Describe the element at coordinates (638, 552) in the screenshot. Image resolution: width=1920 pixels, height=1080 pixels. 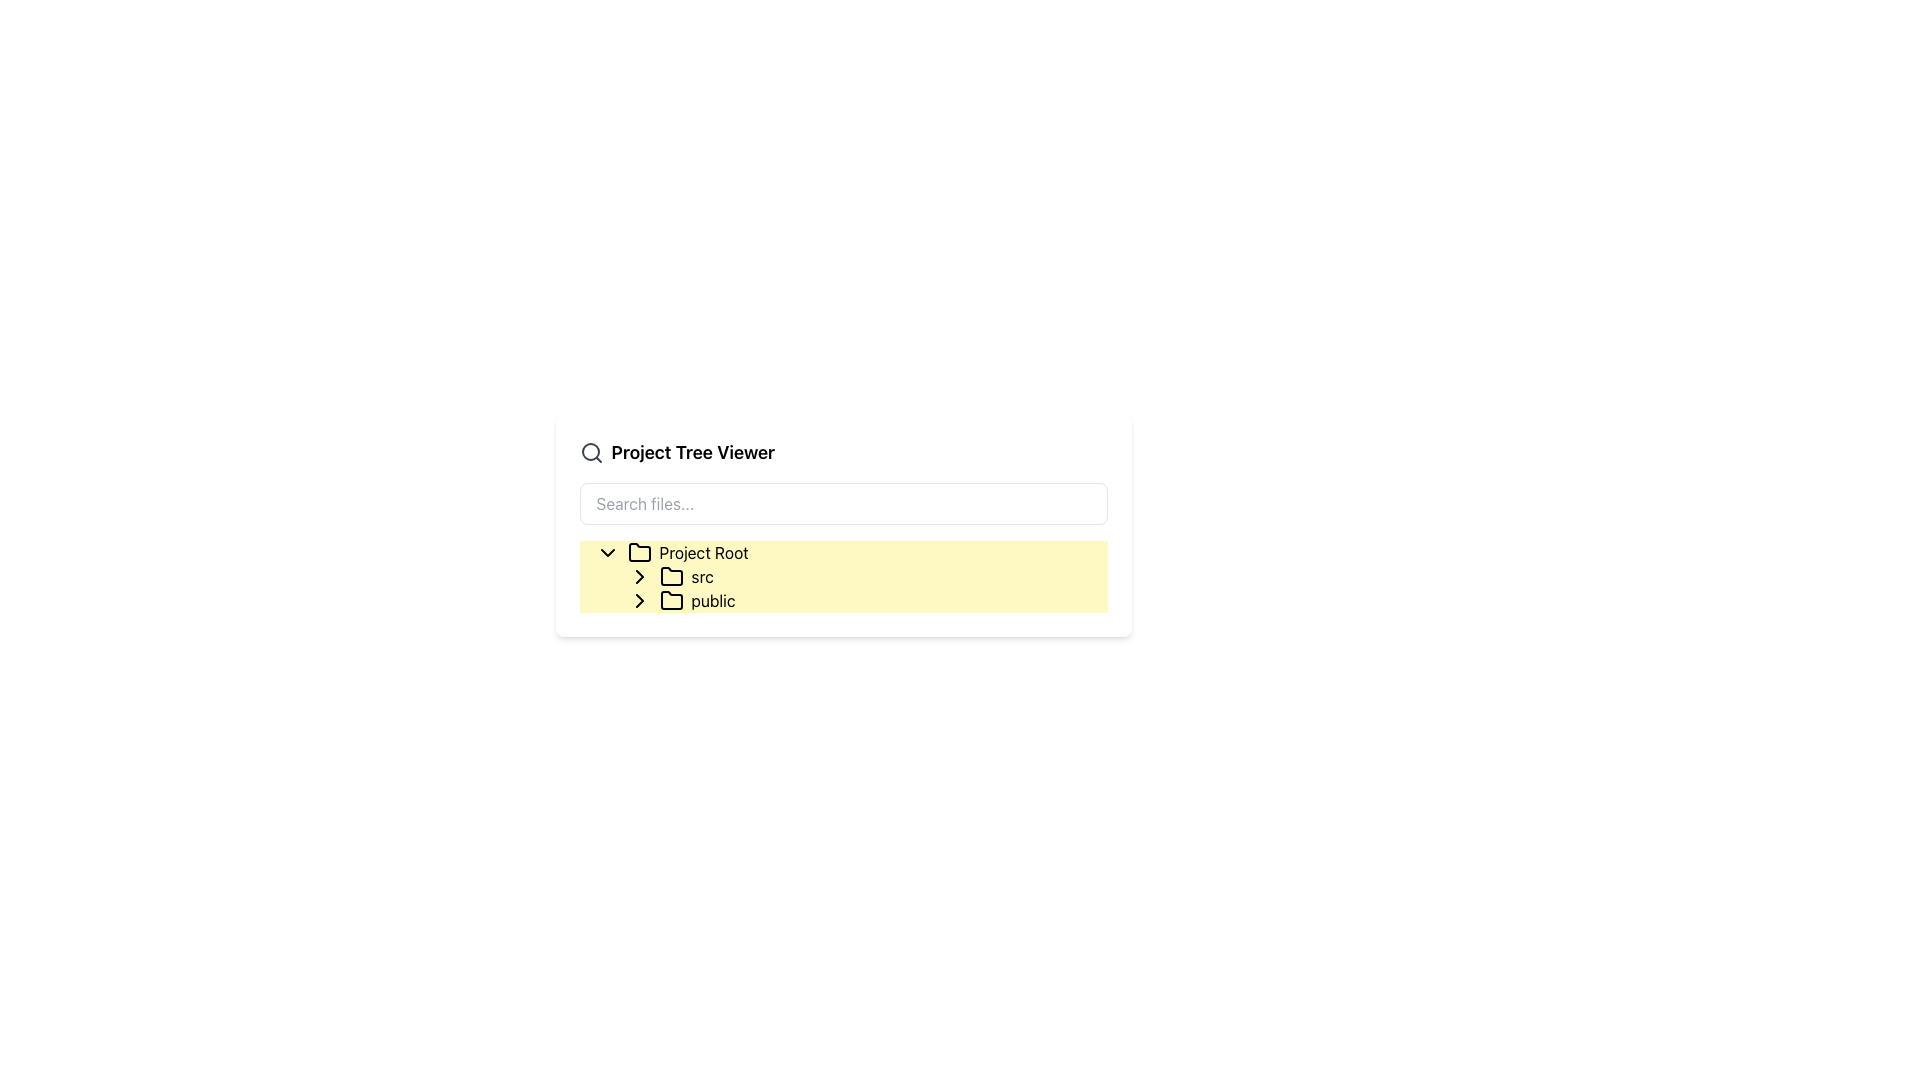
I see `the row associated with the 'Project Root' folder icon by clicking on the center of the icon, which is visually linked to the text indicating its directory type` at that location.